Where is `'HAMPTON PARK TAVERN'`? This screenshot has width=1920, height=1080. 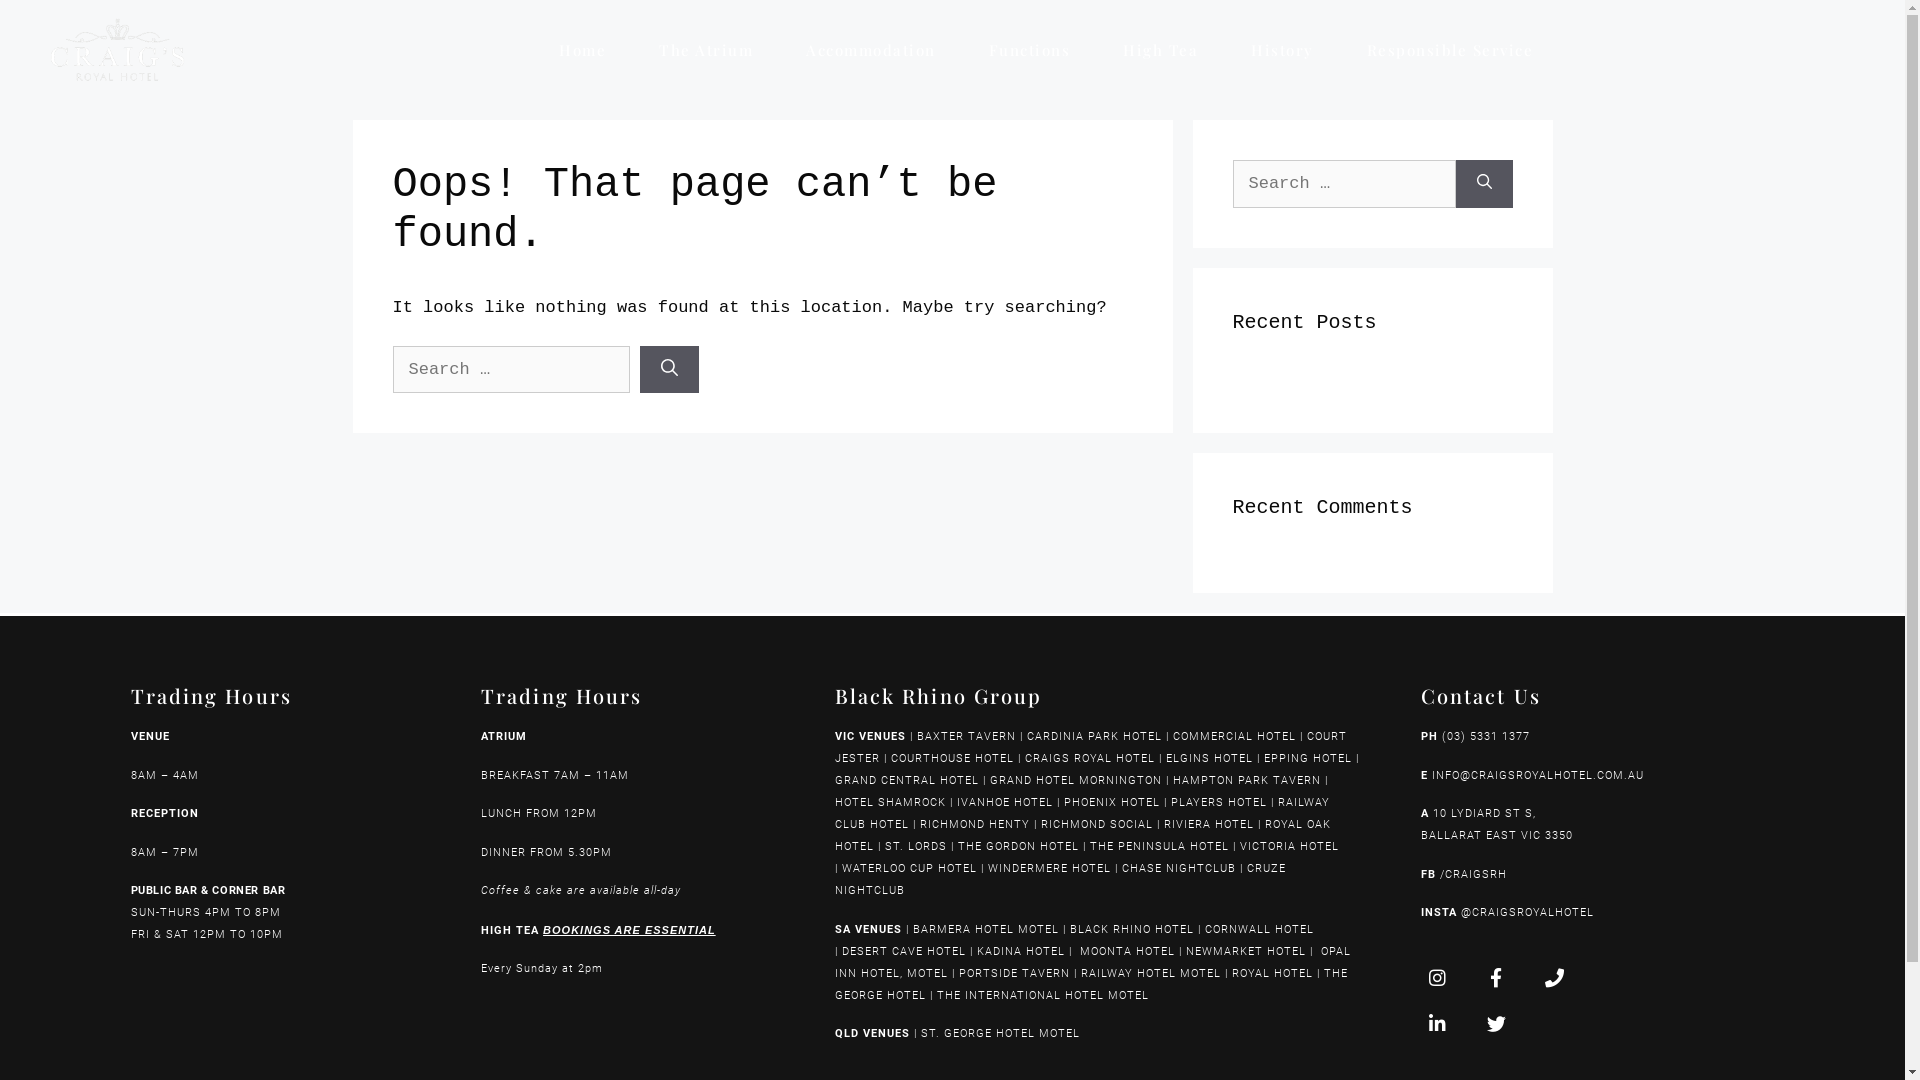 'HAMPTON PARK TAVERN' is located at coordinates (1246, 779).